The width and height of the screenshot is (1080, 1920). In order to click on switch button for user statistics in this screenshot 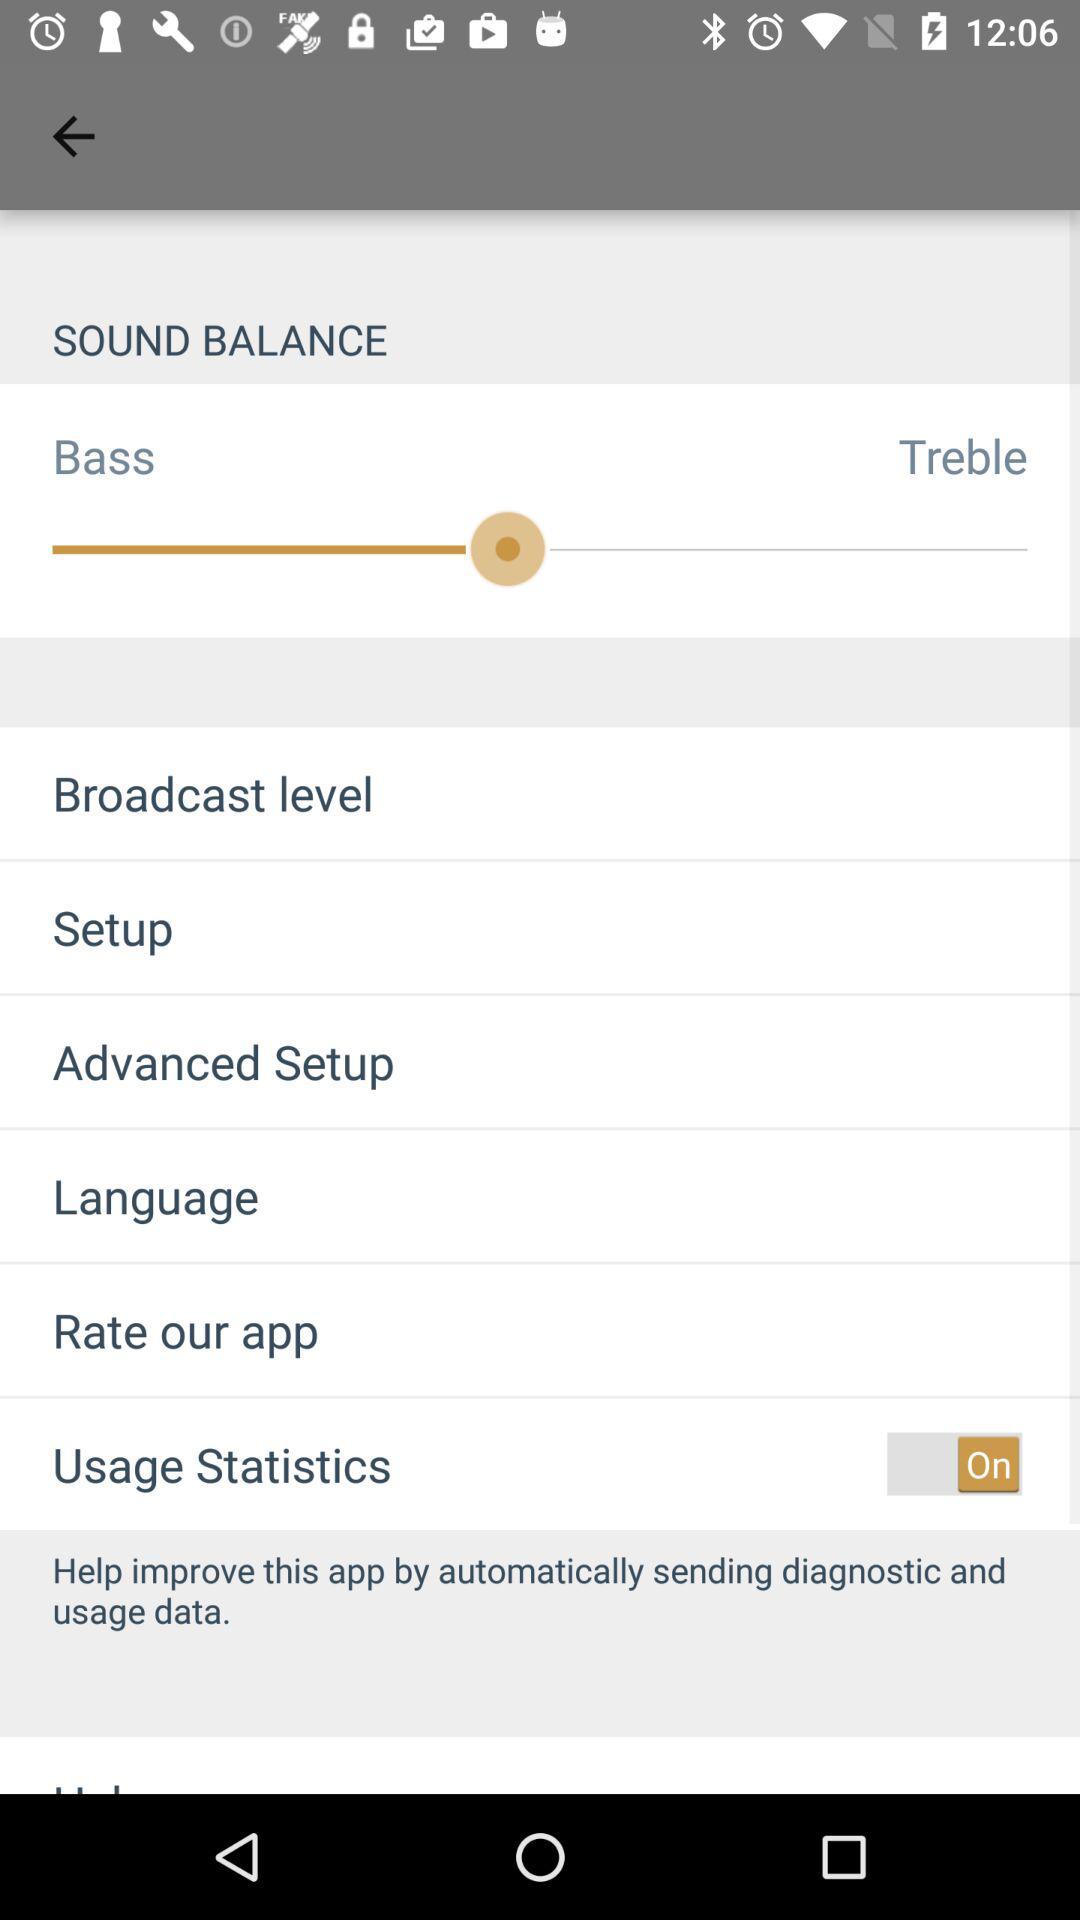, I will do `click(953, 1464)`.